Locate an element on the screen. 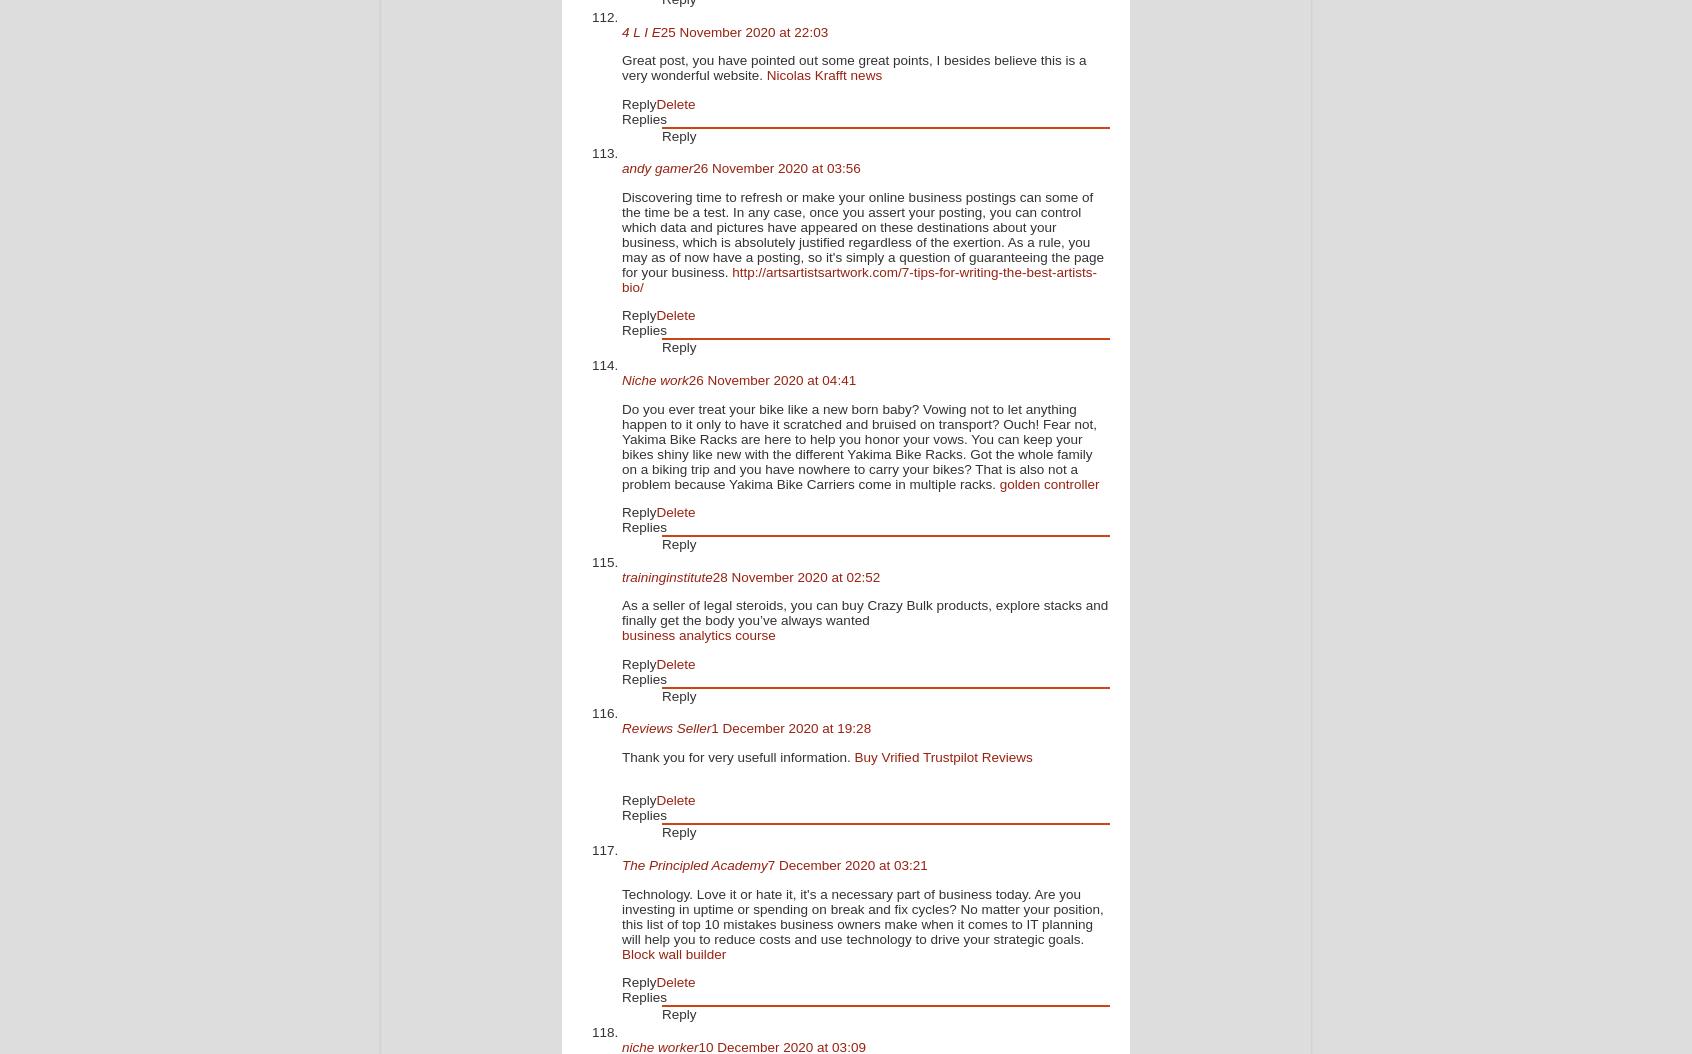 This screenshot has width=1692, height=1054. '25 November 2020 at 22:03' is located at coordinates (742, 31).